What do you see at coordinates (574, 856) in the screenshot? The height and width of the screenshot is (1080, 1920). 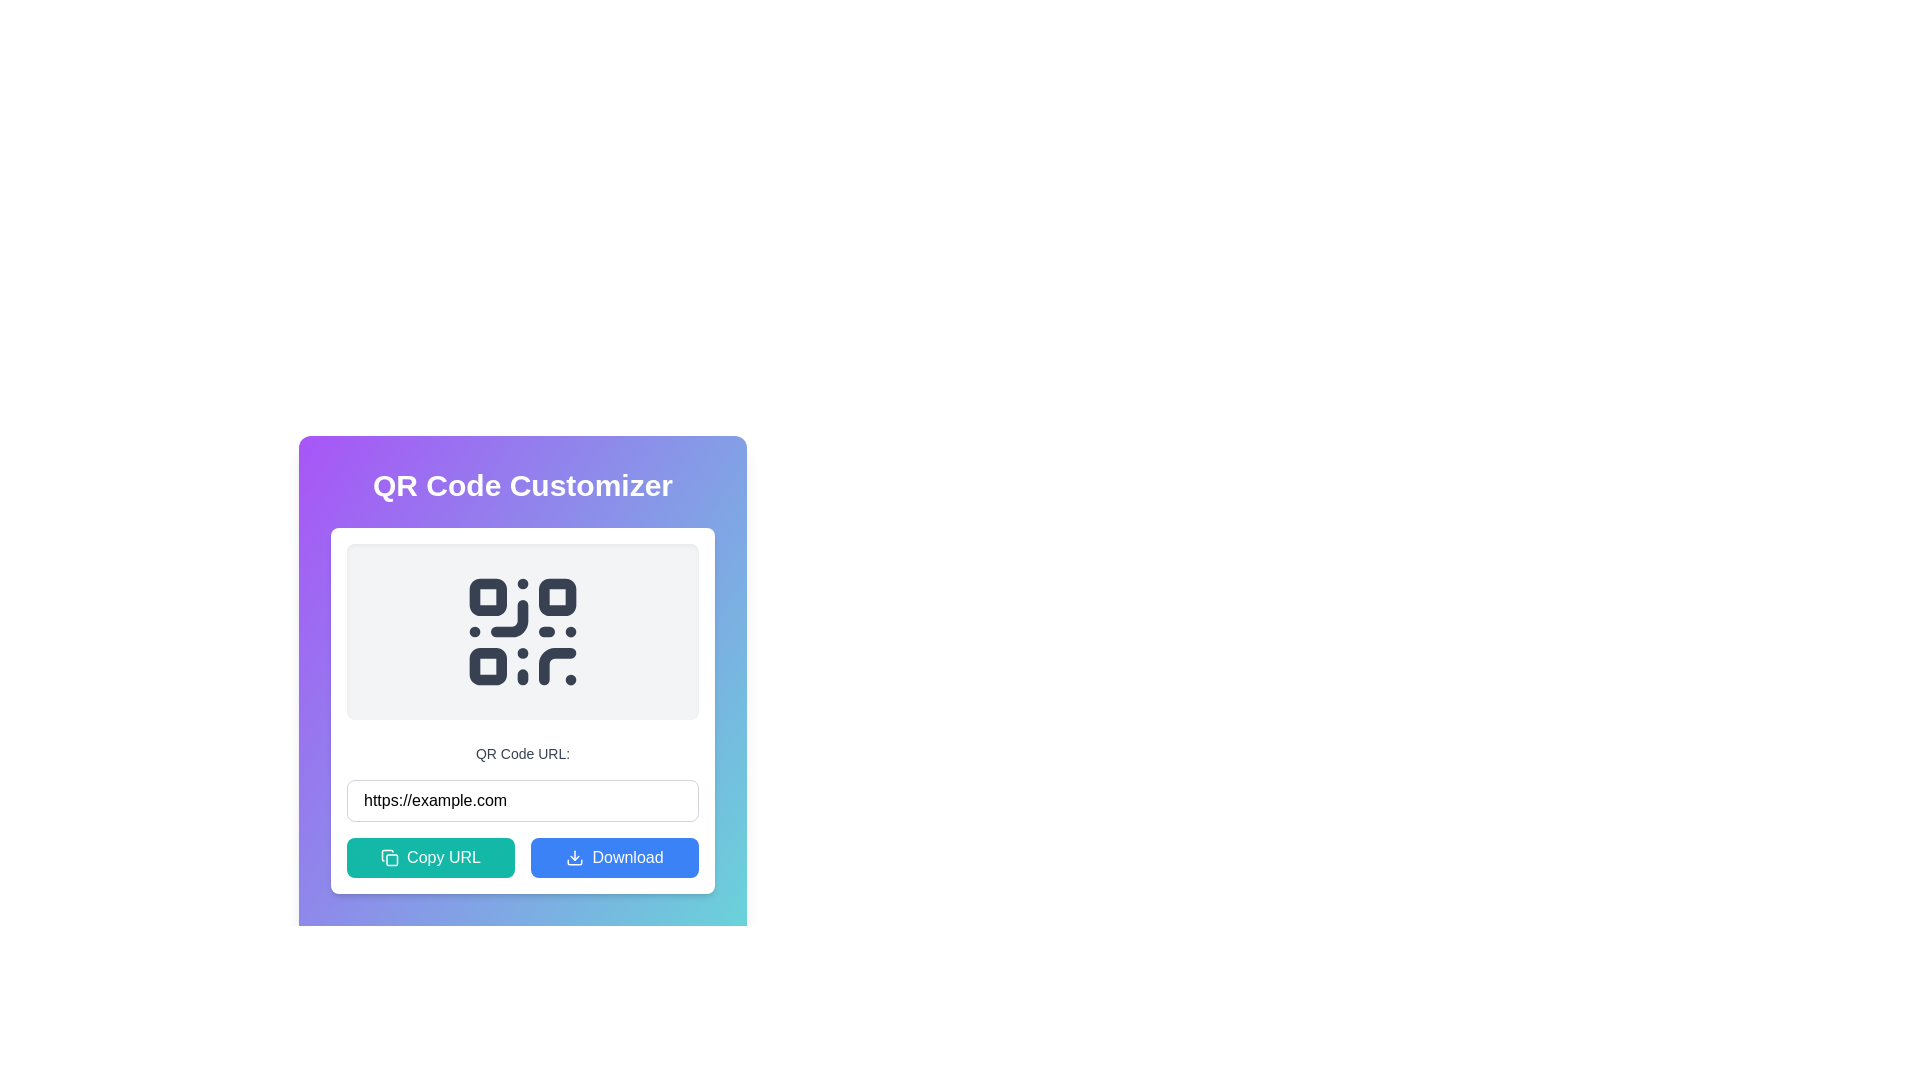 I see `the download icon, which is a minimalistic design with a downward arrow on a blue circular background` at bounding box center [574, 856].